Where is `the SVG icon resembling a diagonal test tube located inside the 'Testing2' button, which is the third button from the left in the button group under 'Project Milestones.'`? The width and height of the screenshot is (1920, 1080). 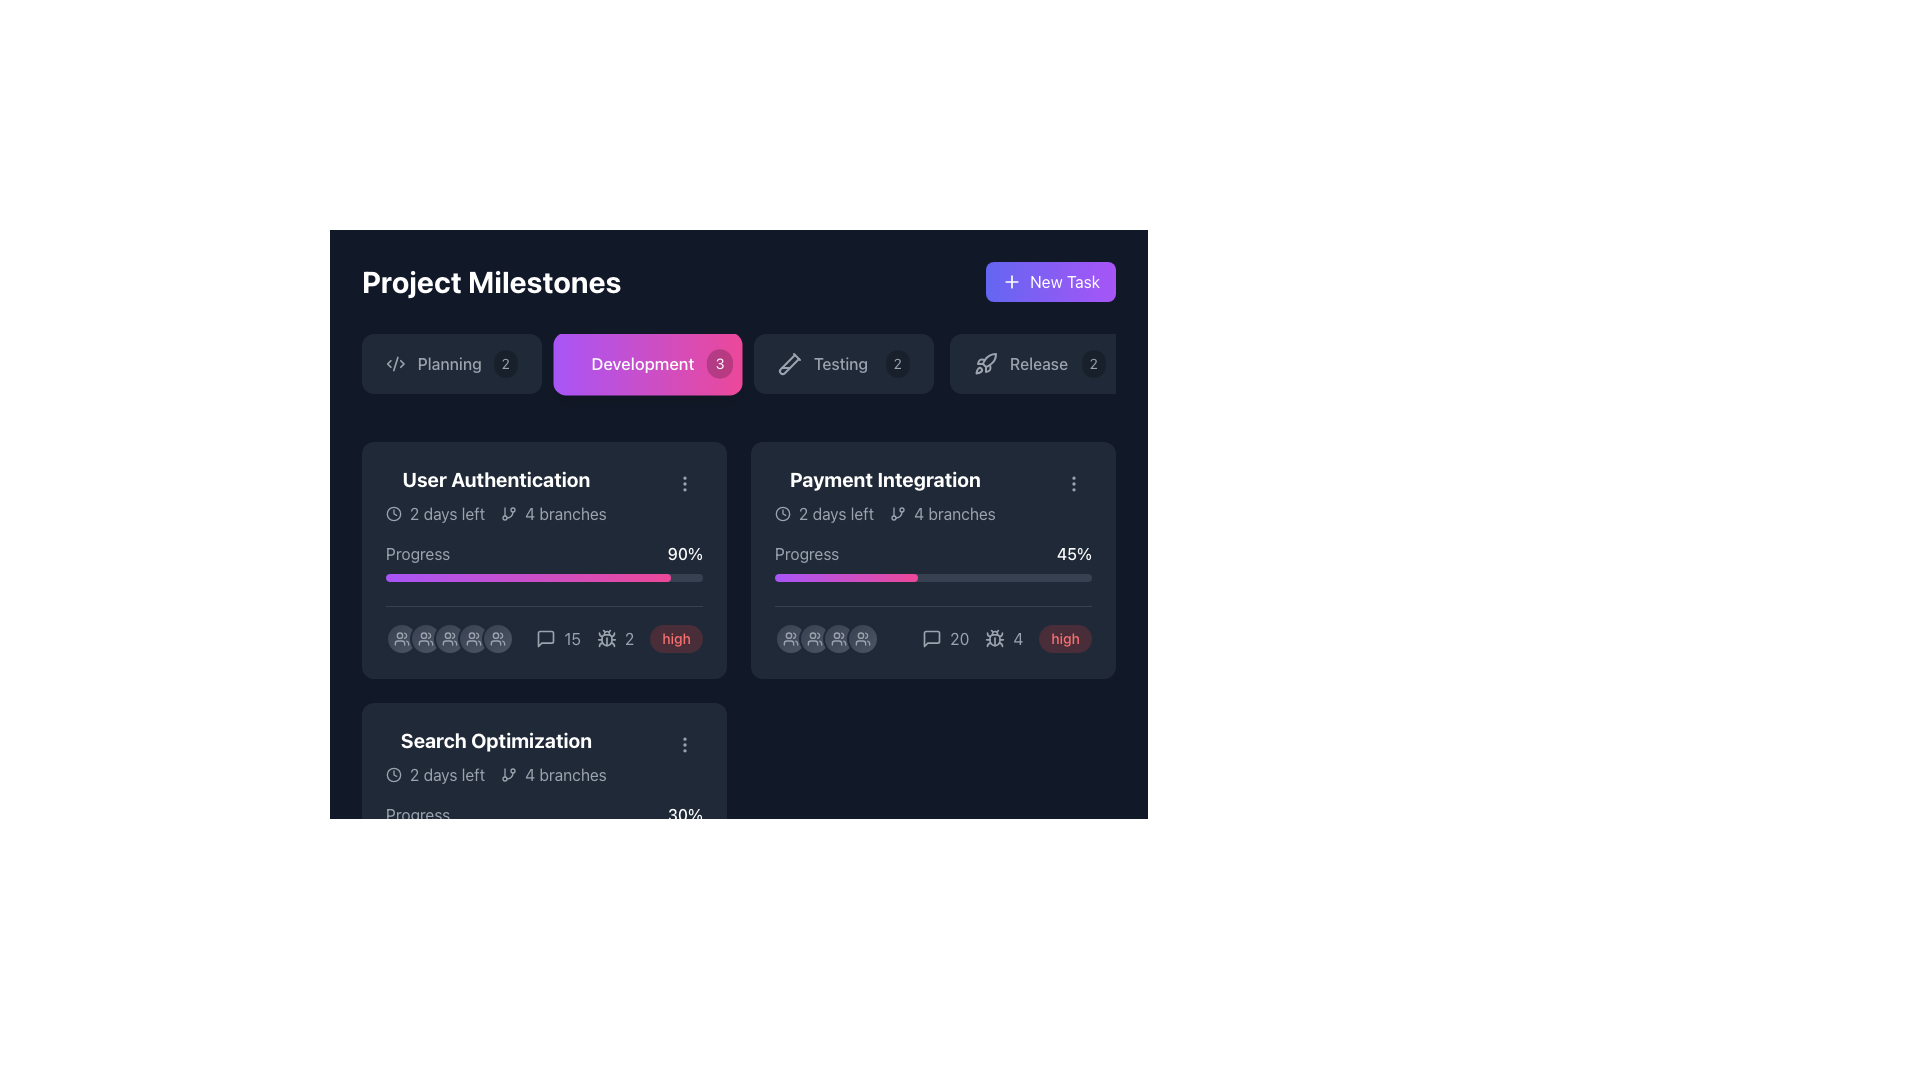 the SVG icon resembling a diagonal test tube located inside the 'Testing2' button, which is the third button from the left in the button group under 'Project Milestones.' is located at coordinates (789, 363).